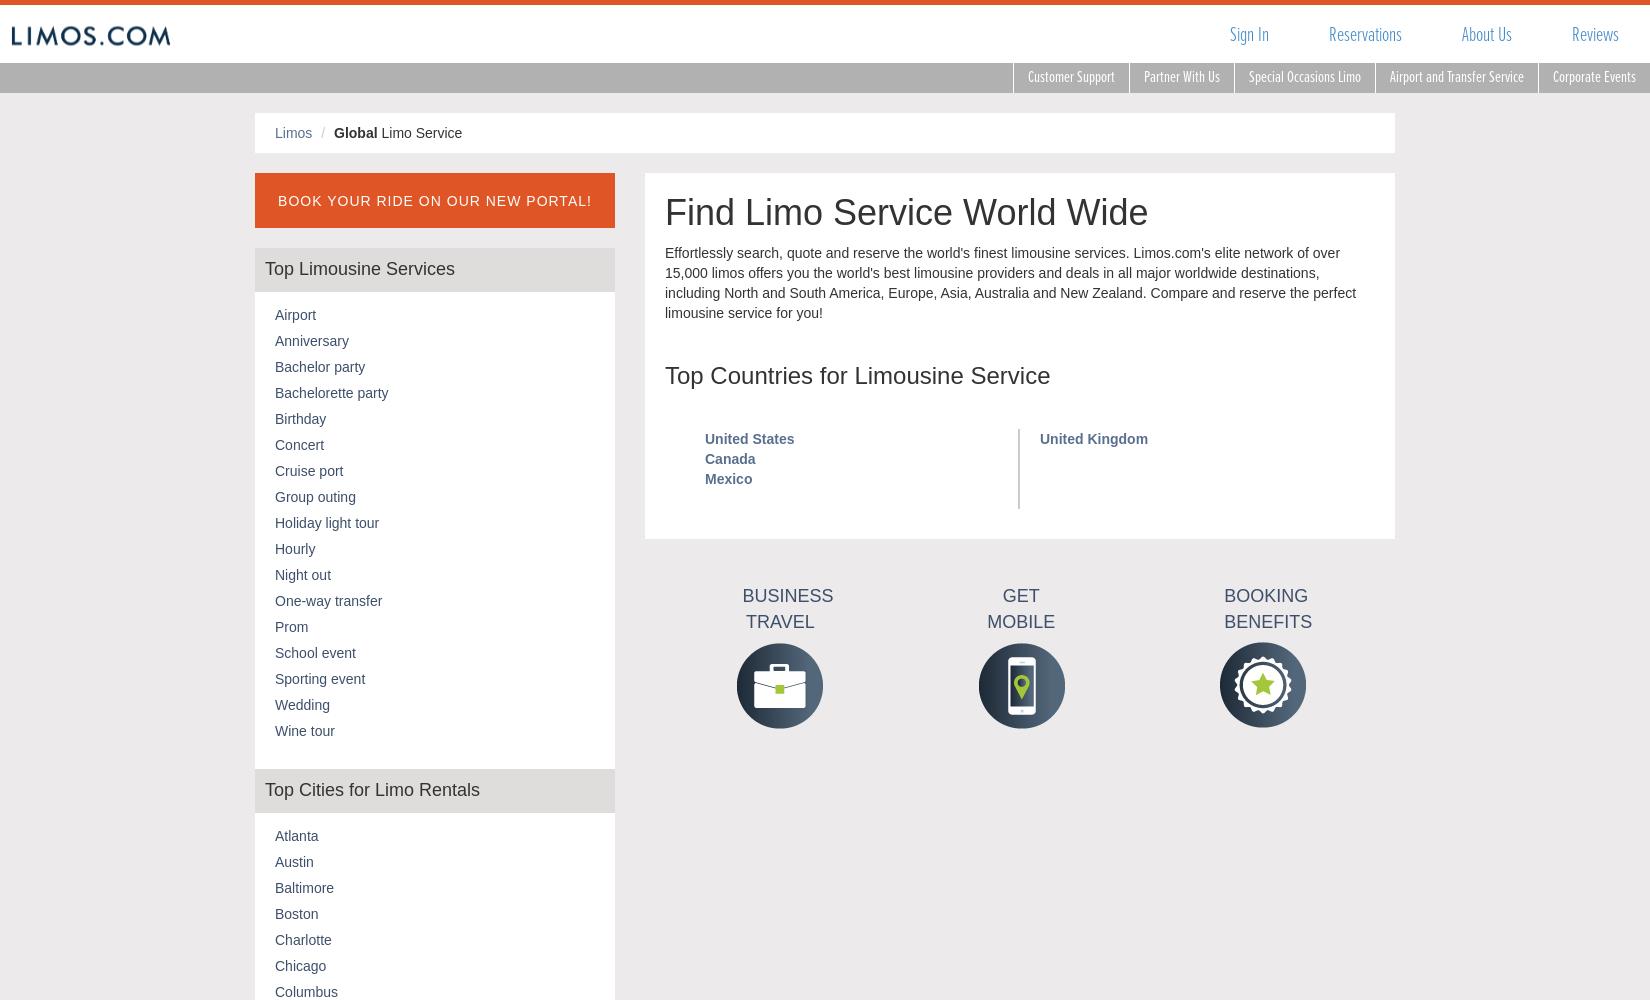 This screenshot has width=1650, height=1000. Describe the element at coordinates (296, 913) in the screenshot. I see `'Boston'` at that location.